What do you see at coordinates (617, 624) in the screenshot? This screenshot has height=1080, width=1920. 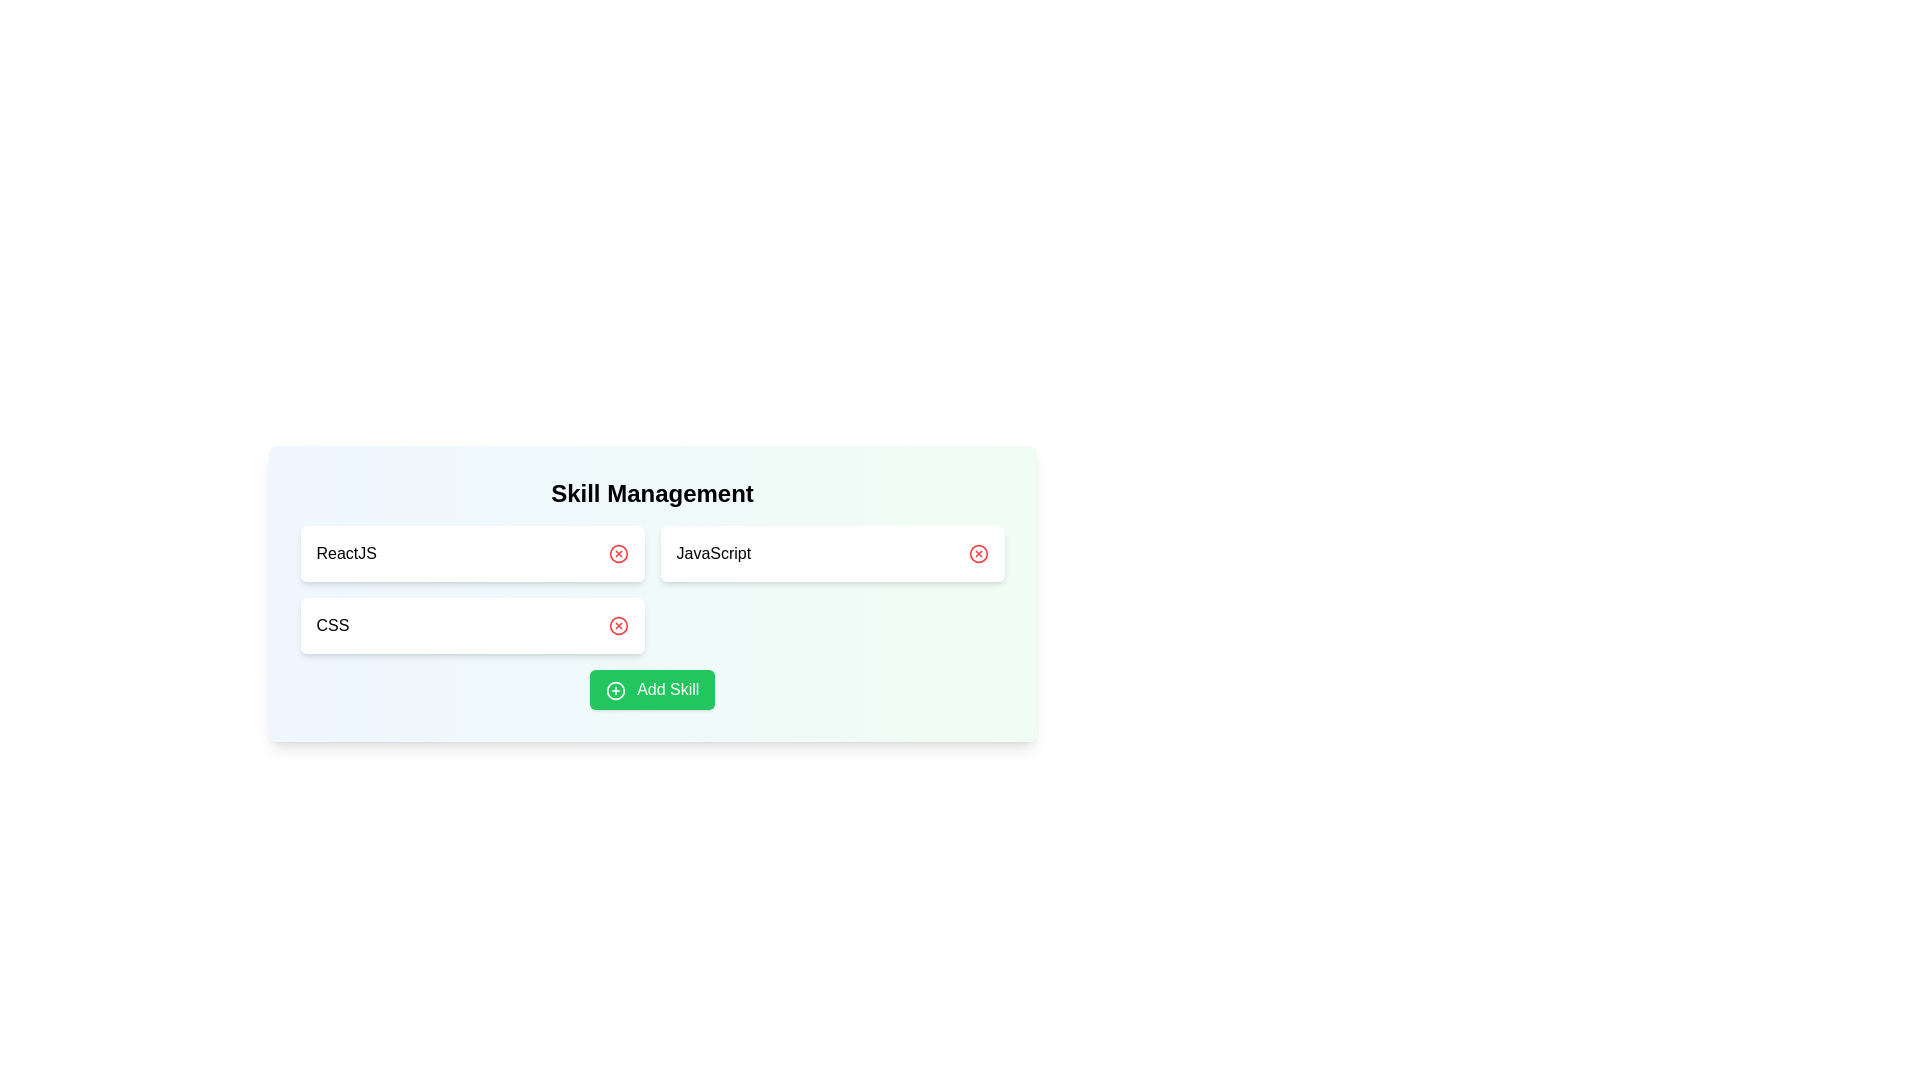 I see `red 'X' button next to CSS to remove it` at bounding box center [617, 624].